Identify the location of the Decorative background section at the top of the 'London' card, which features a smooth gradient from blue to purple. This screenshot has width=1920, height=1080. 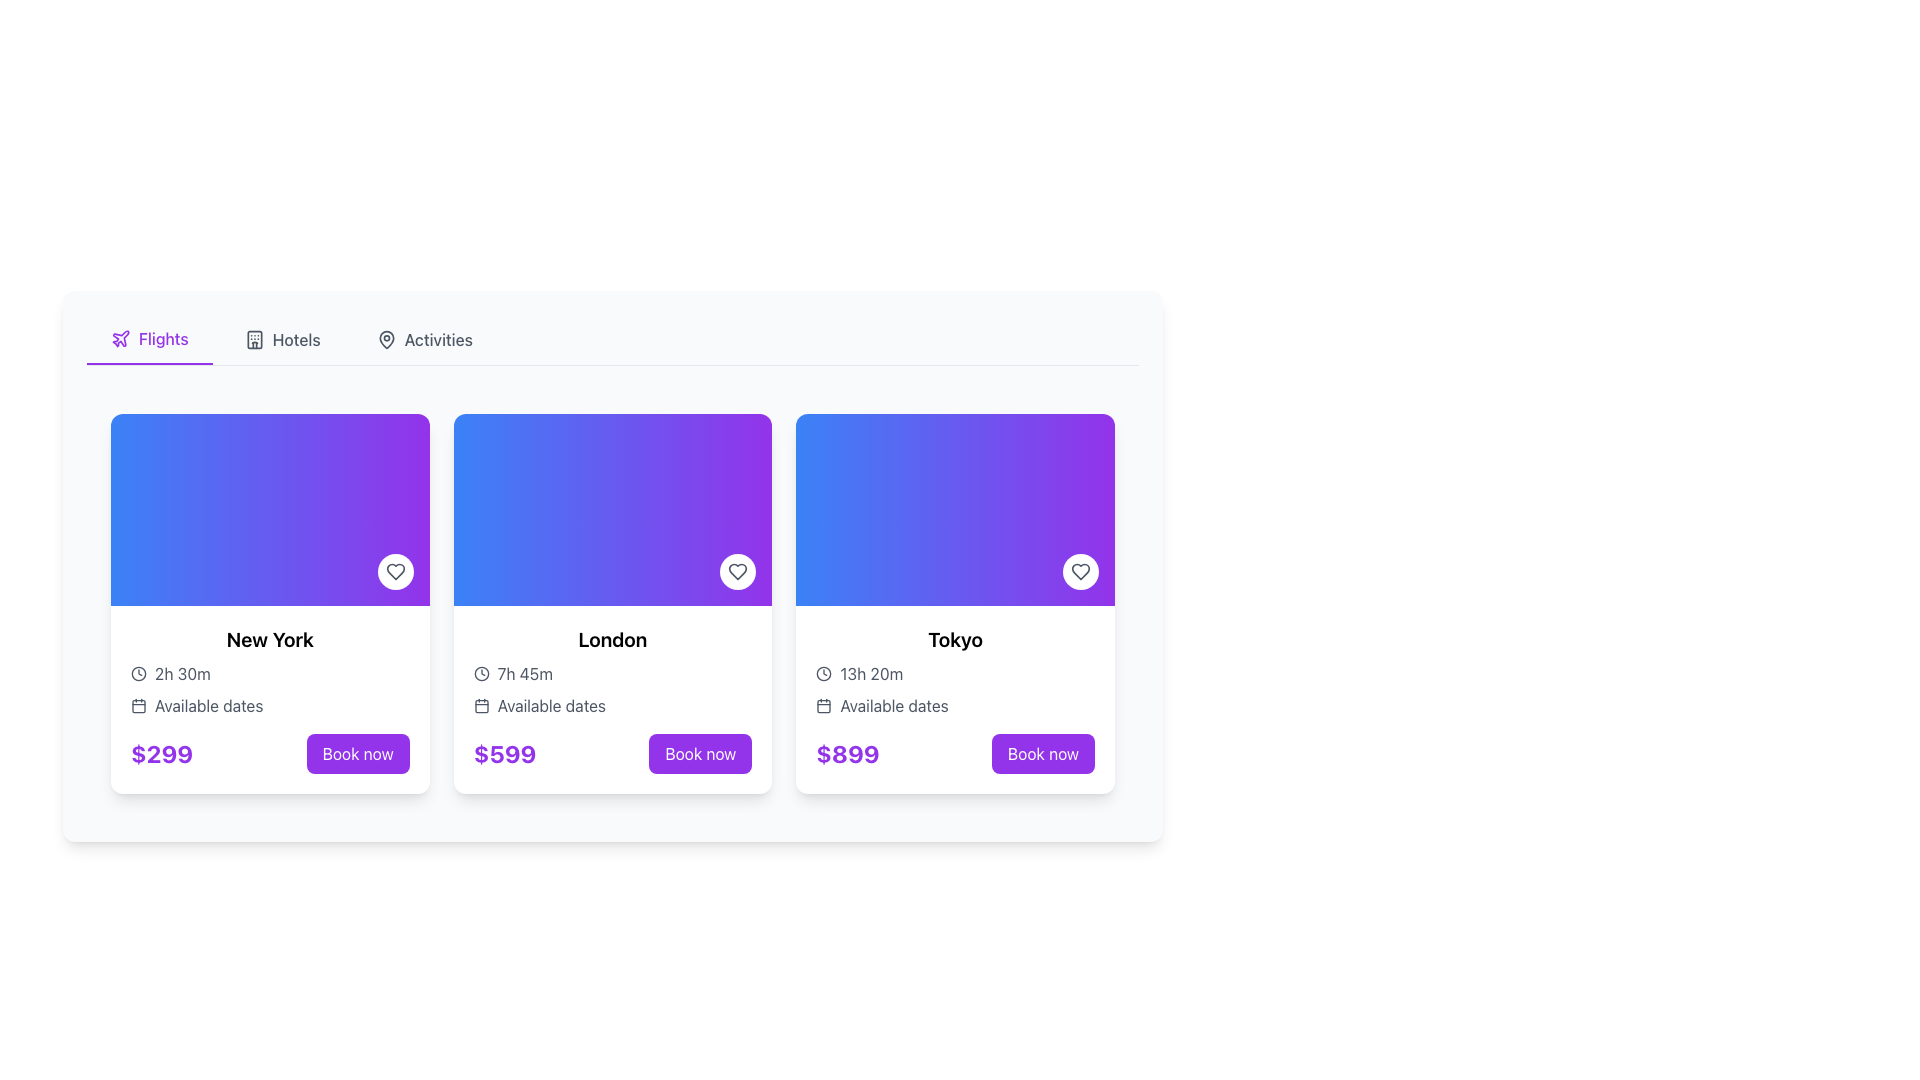
(612, 508).